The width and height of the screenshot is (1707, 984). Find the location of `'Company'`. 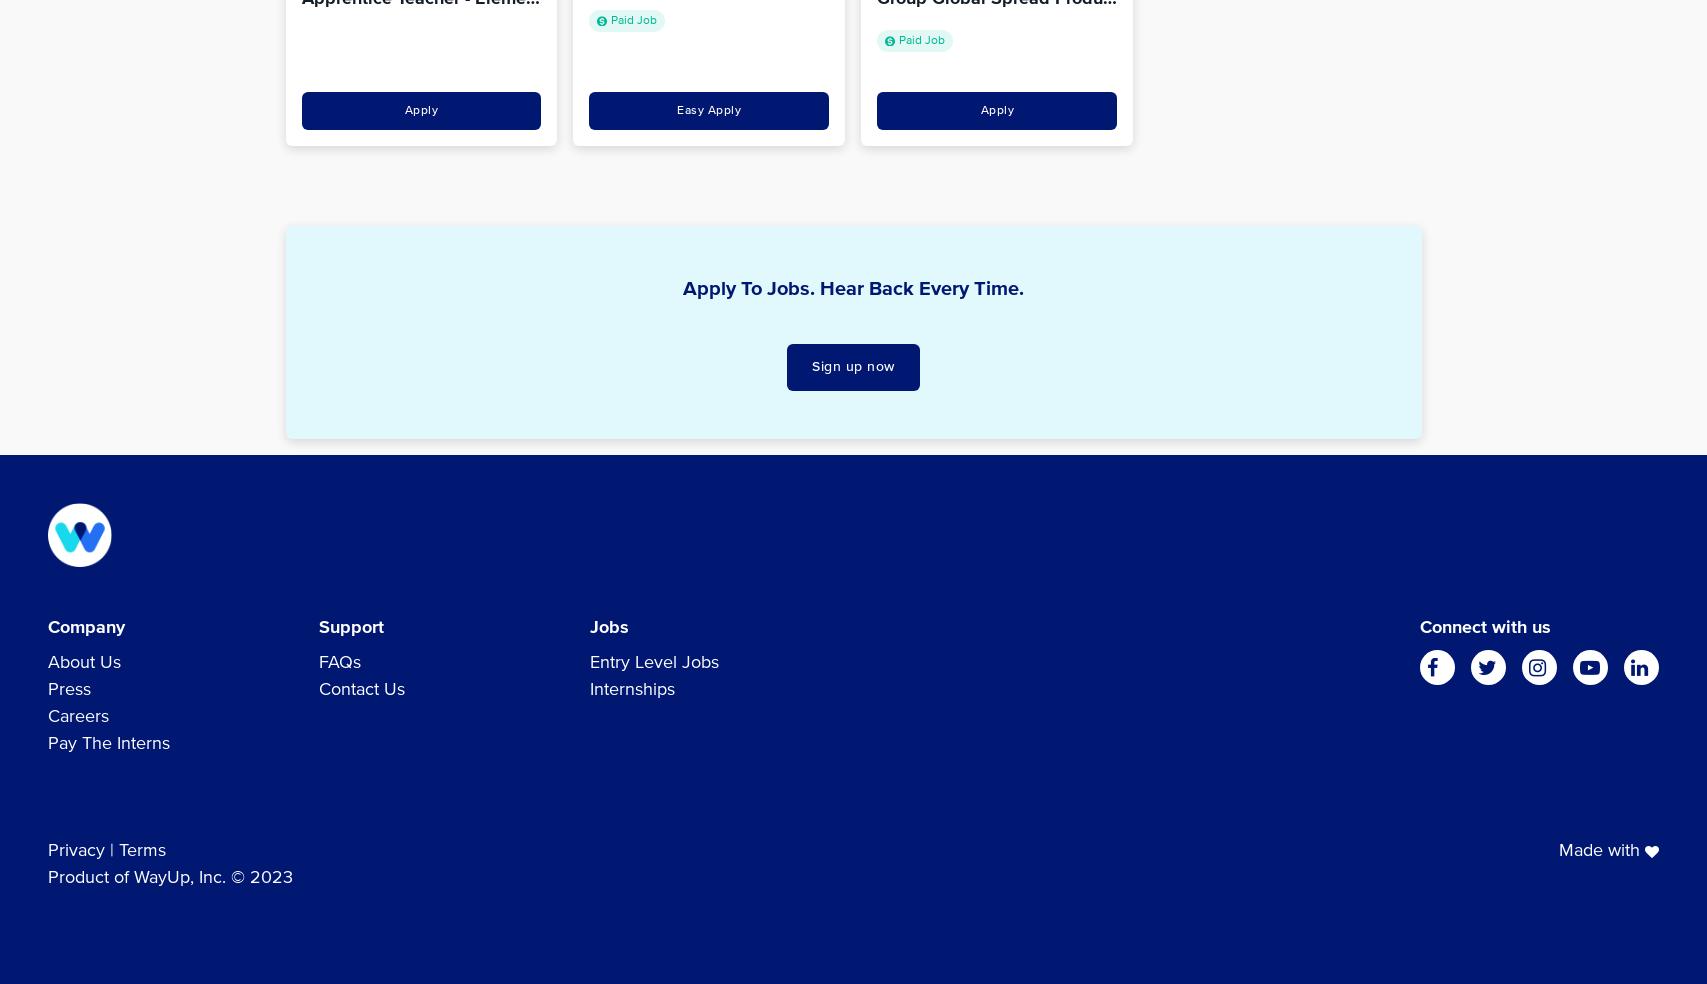

'Company' is located at coordinates (86, 627).